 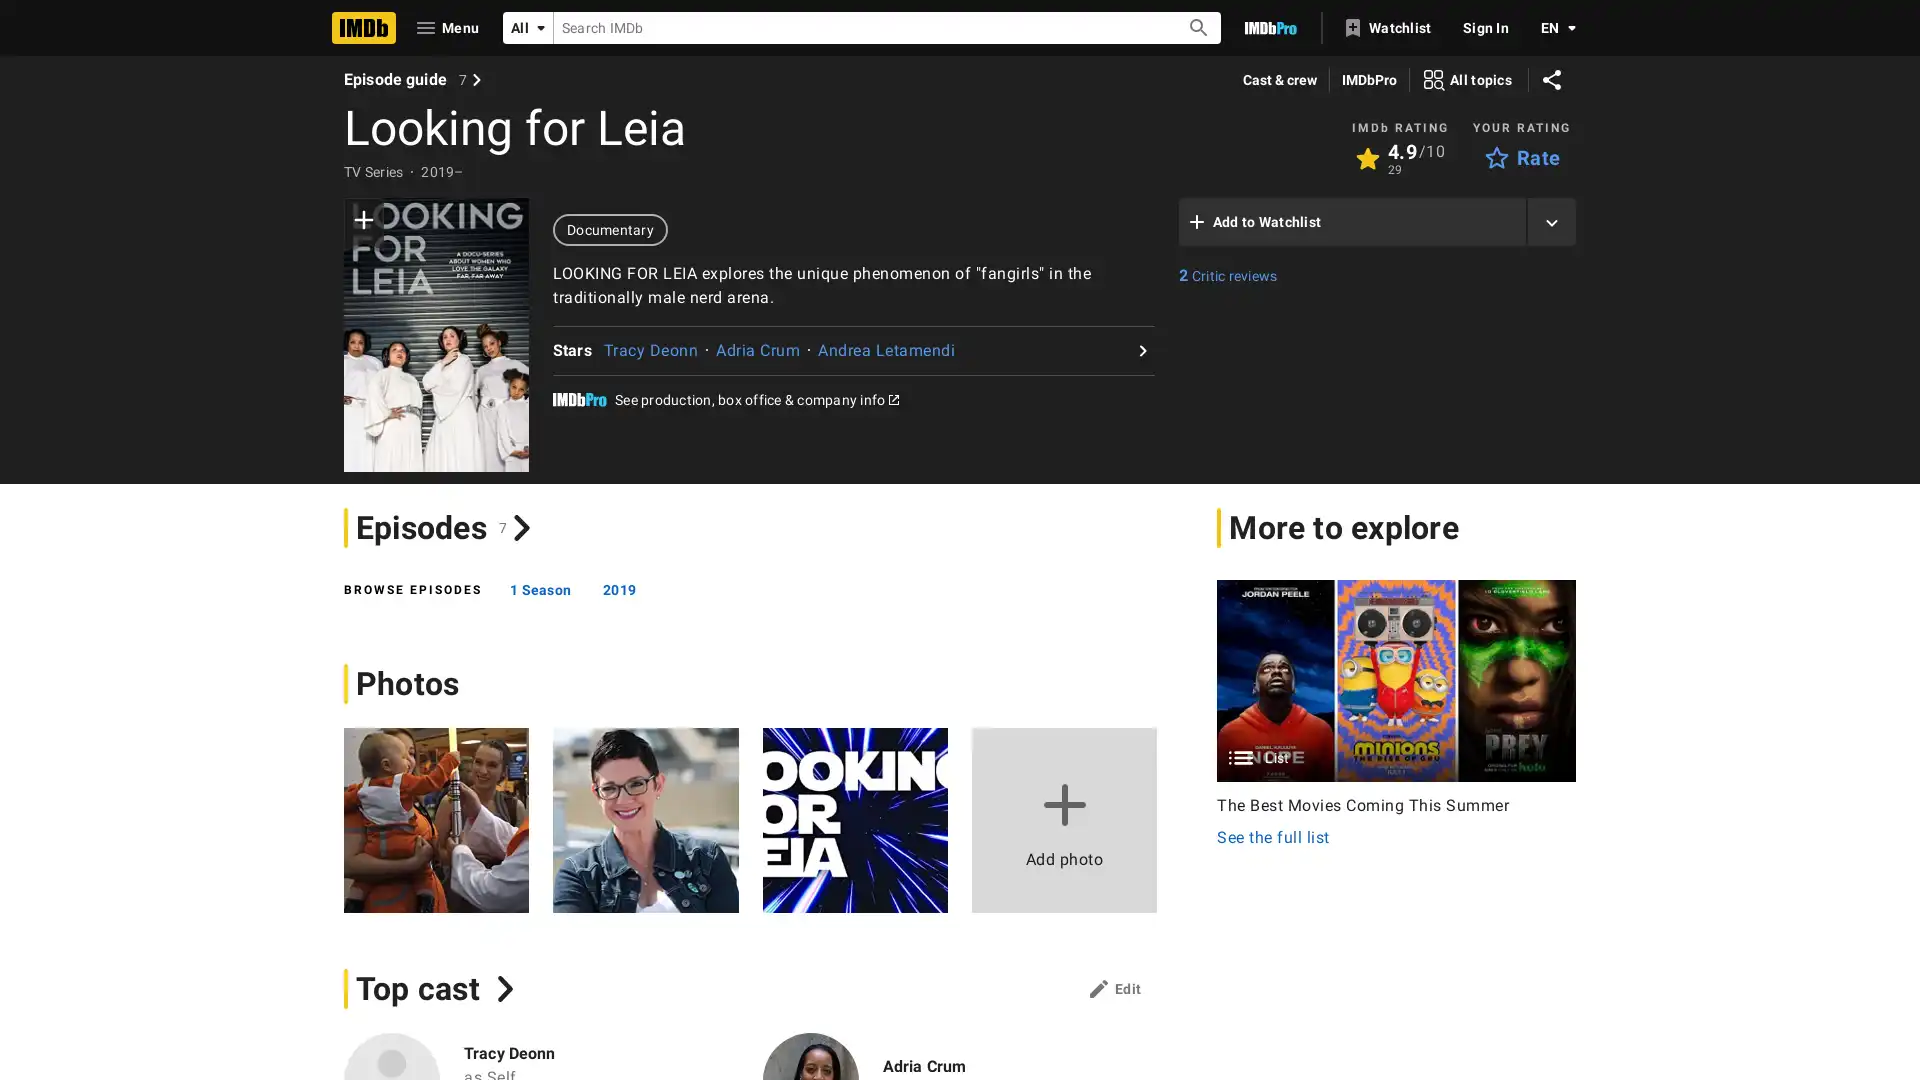 What do you see at coordinates (412, 79) in the screenshot?
I see `View episode guide` at bounding box center [412, 79].